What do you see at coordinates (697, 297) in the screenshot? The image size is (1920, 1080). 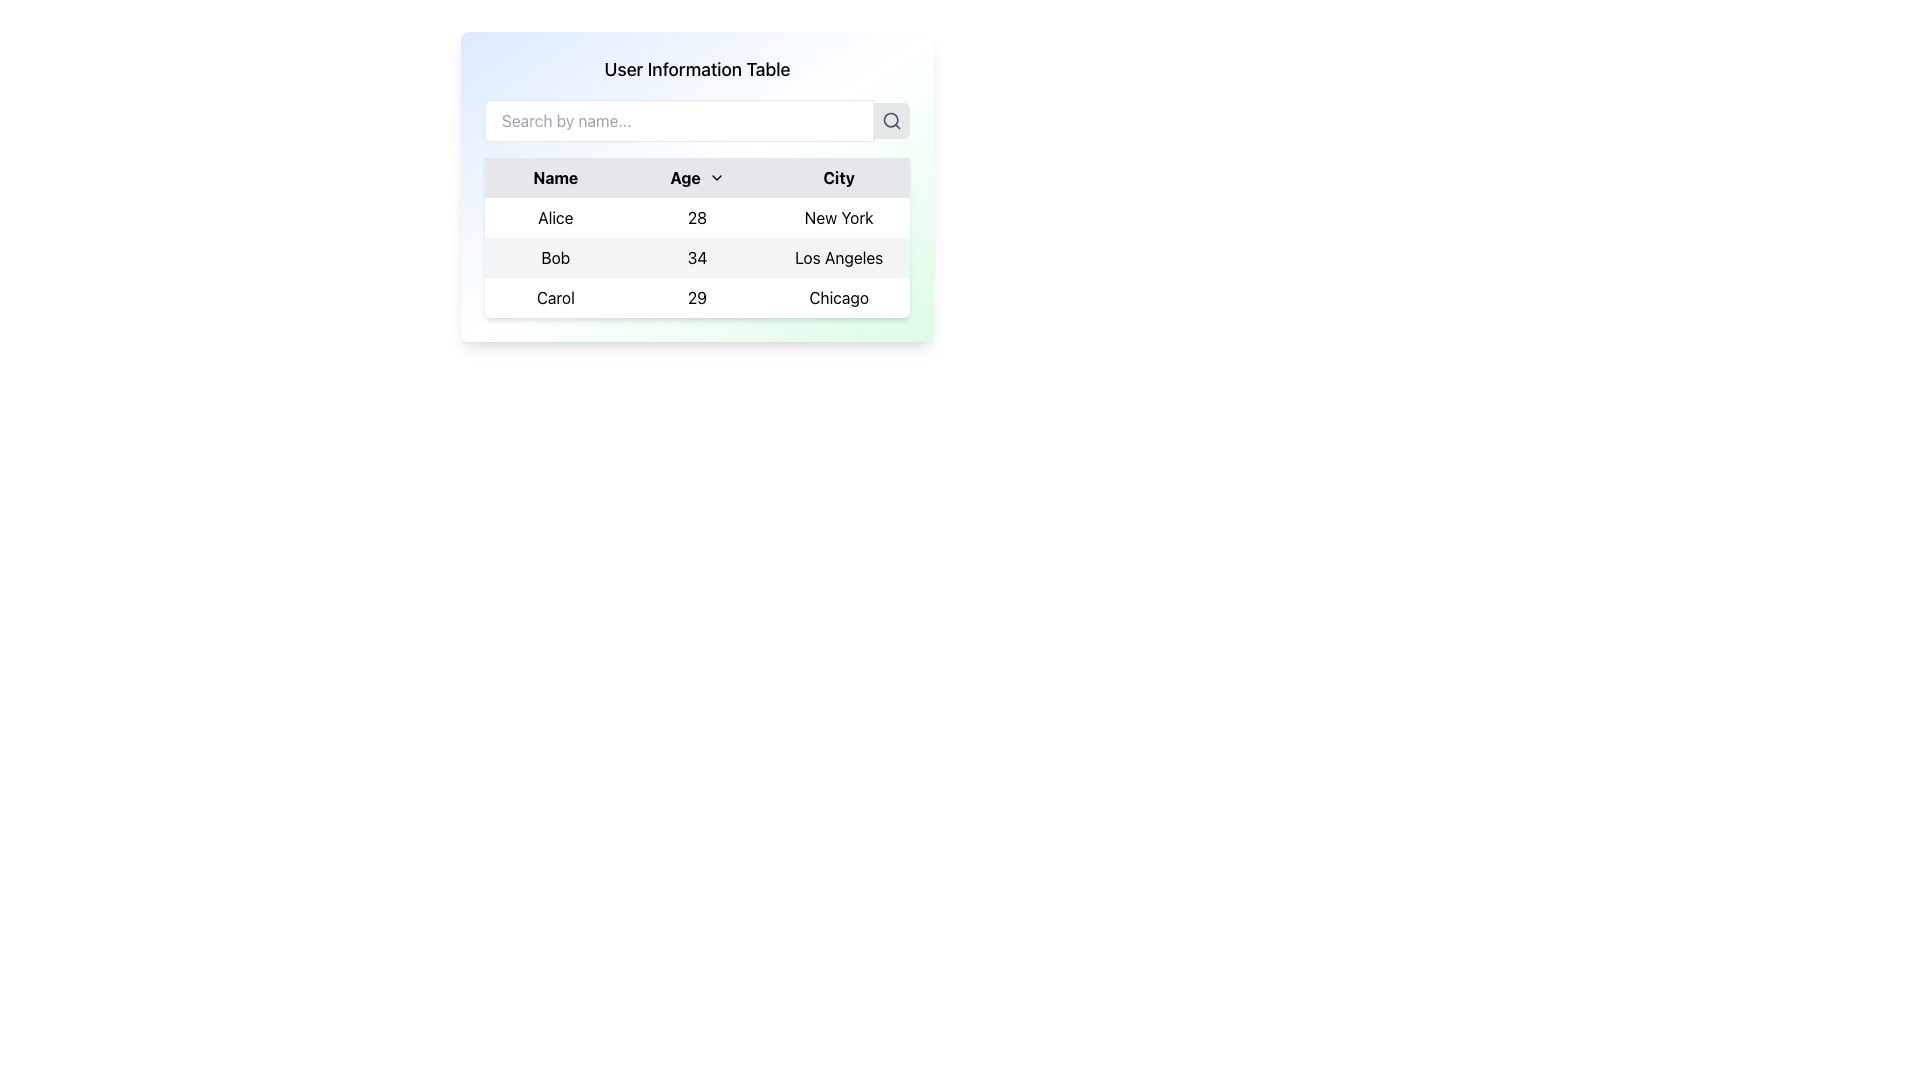 I see `the third table row containing user information (Name, Age, City)` at bounding box center [697, 297].